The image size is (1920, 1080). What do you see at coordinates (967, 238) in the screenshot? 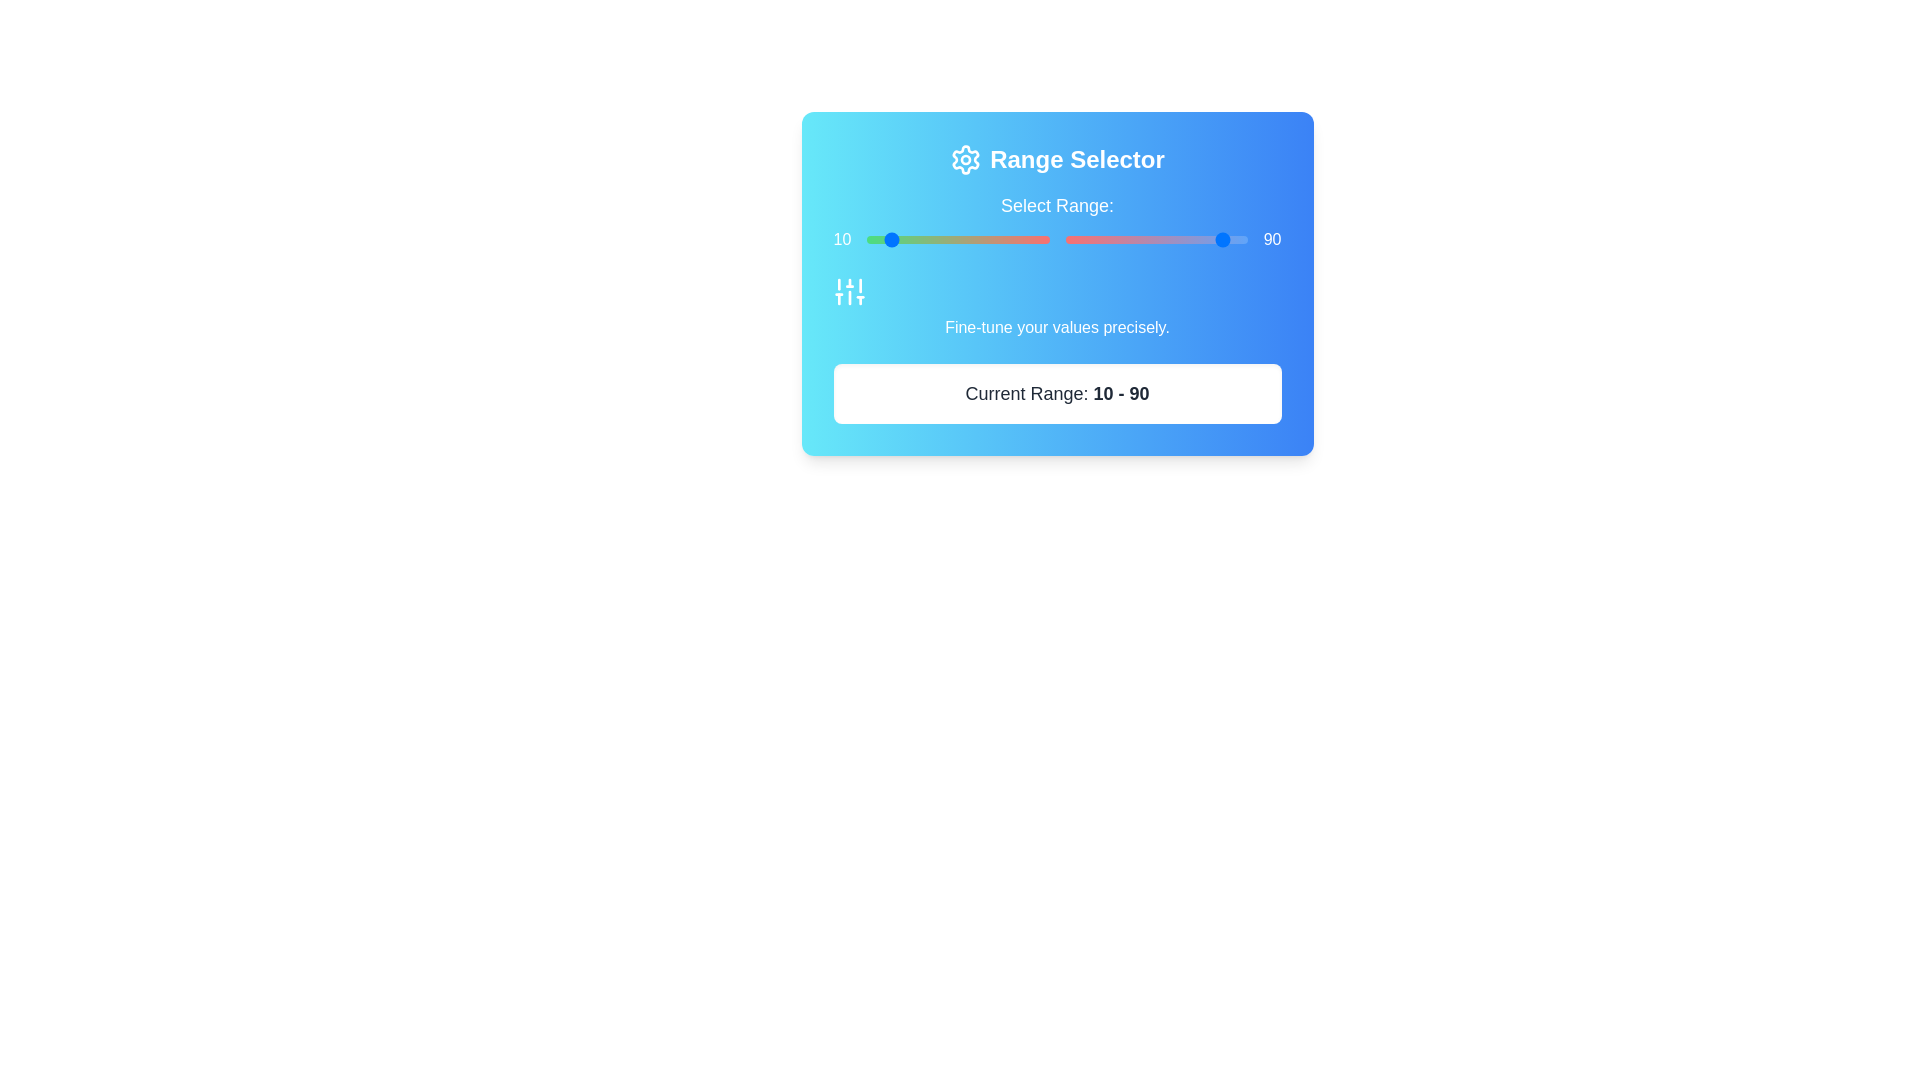
I see `the left range slider to set the starting value to 55` at bounding box center [967, 238].